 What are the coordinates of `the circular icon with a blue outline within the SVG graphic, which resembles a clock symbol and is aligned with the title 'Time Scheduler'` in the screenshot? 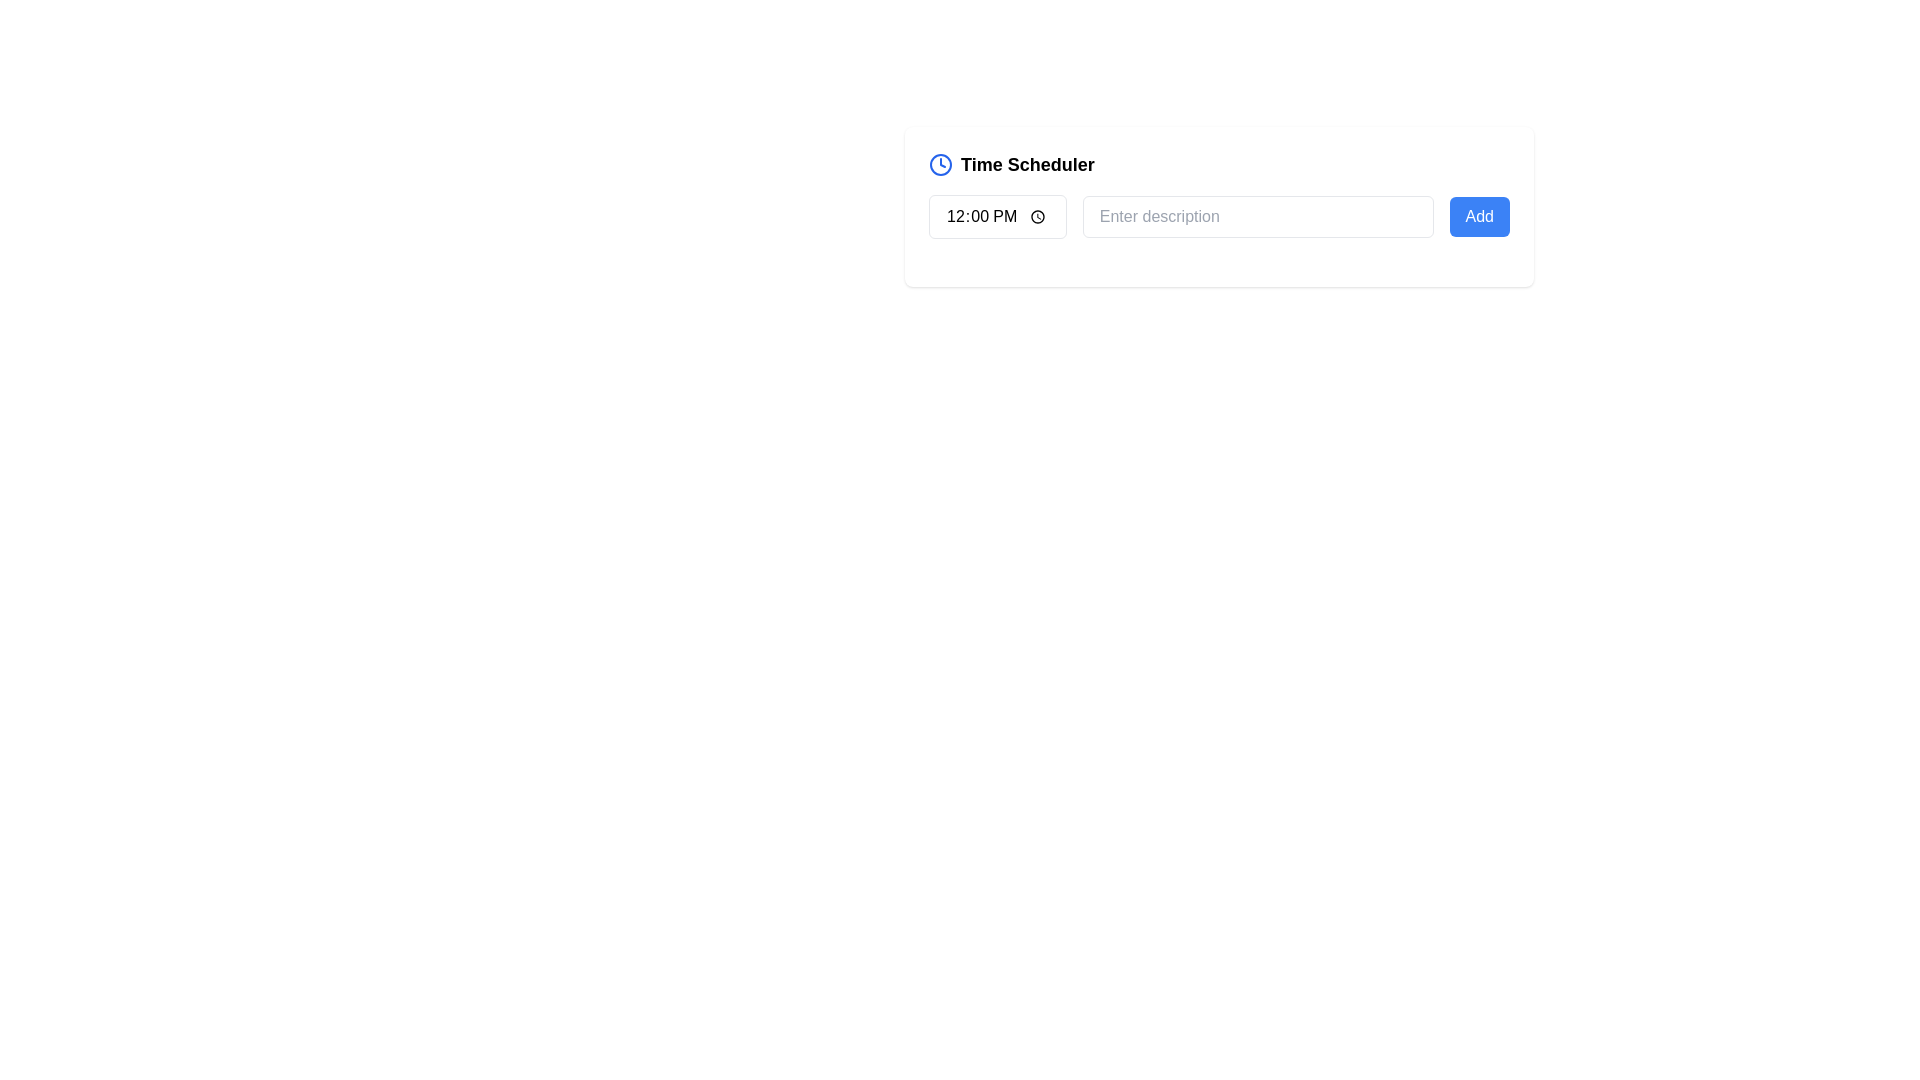 It's located at (939, 164).